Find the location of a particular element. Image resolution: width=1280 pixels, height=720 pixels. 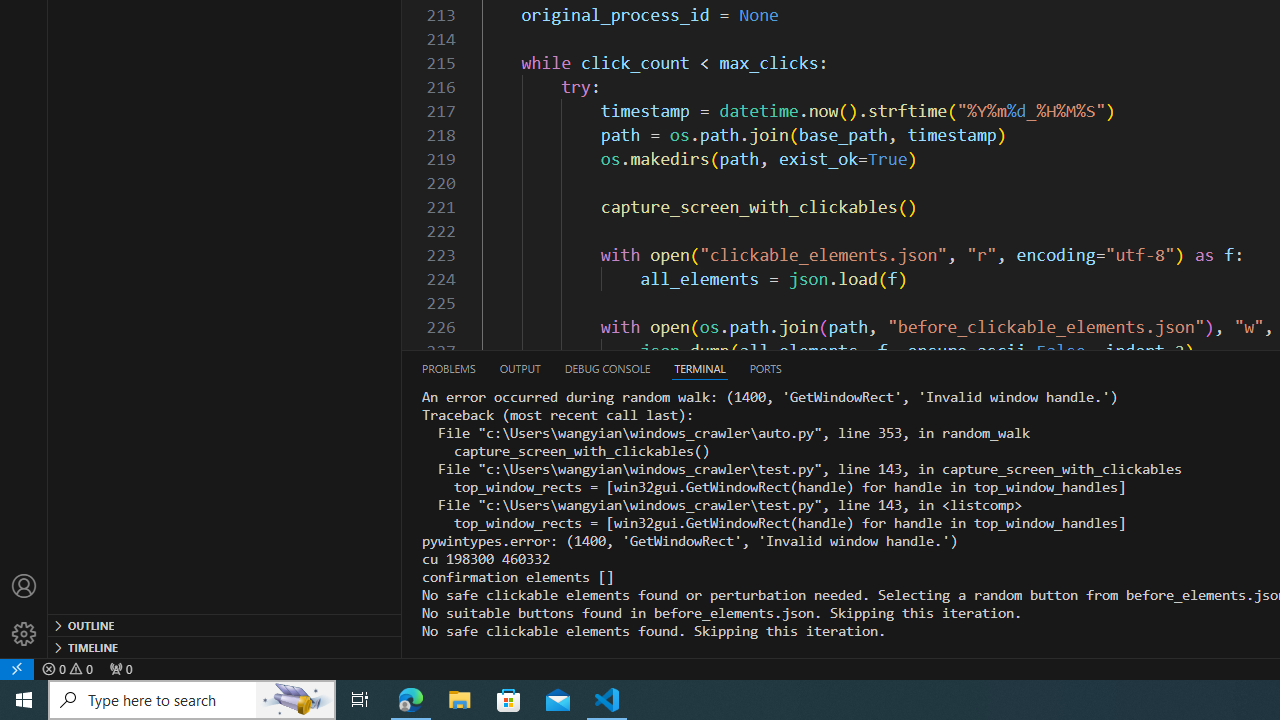

'Outline Section' is located at coordinates (224, 623).